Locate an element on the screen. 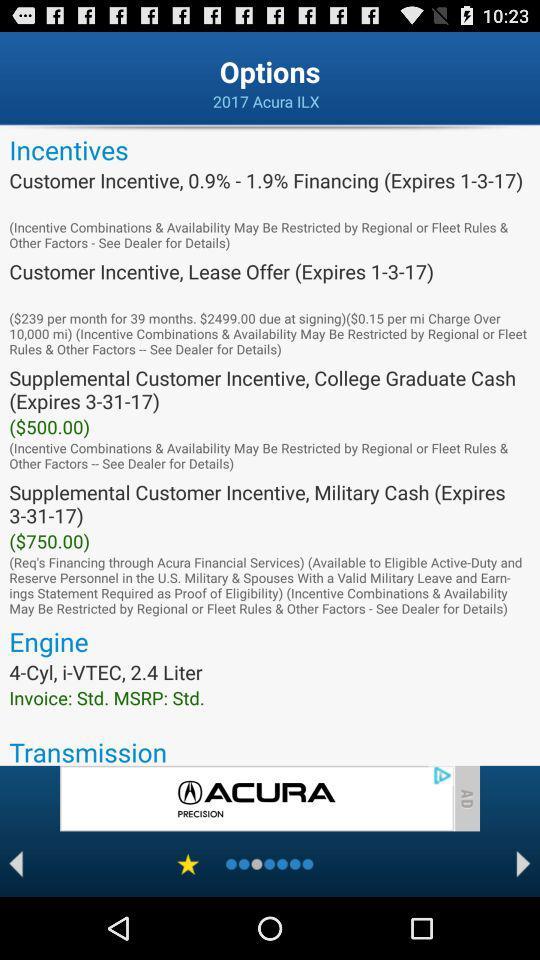 The width and height of the screenshot is (540, 960). the star icon is located at coordinates (188, 924).